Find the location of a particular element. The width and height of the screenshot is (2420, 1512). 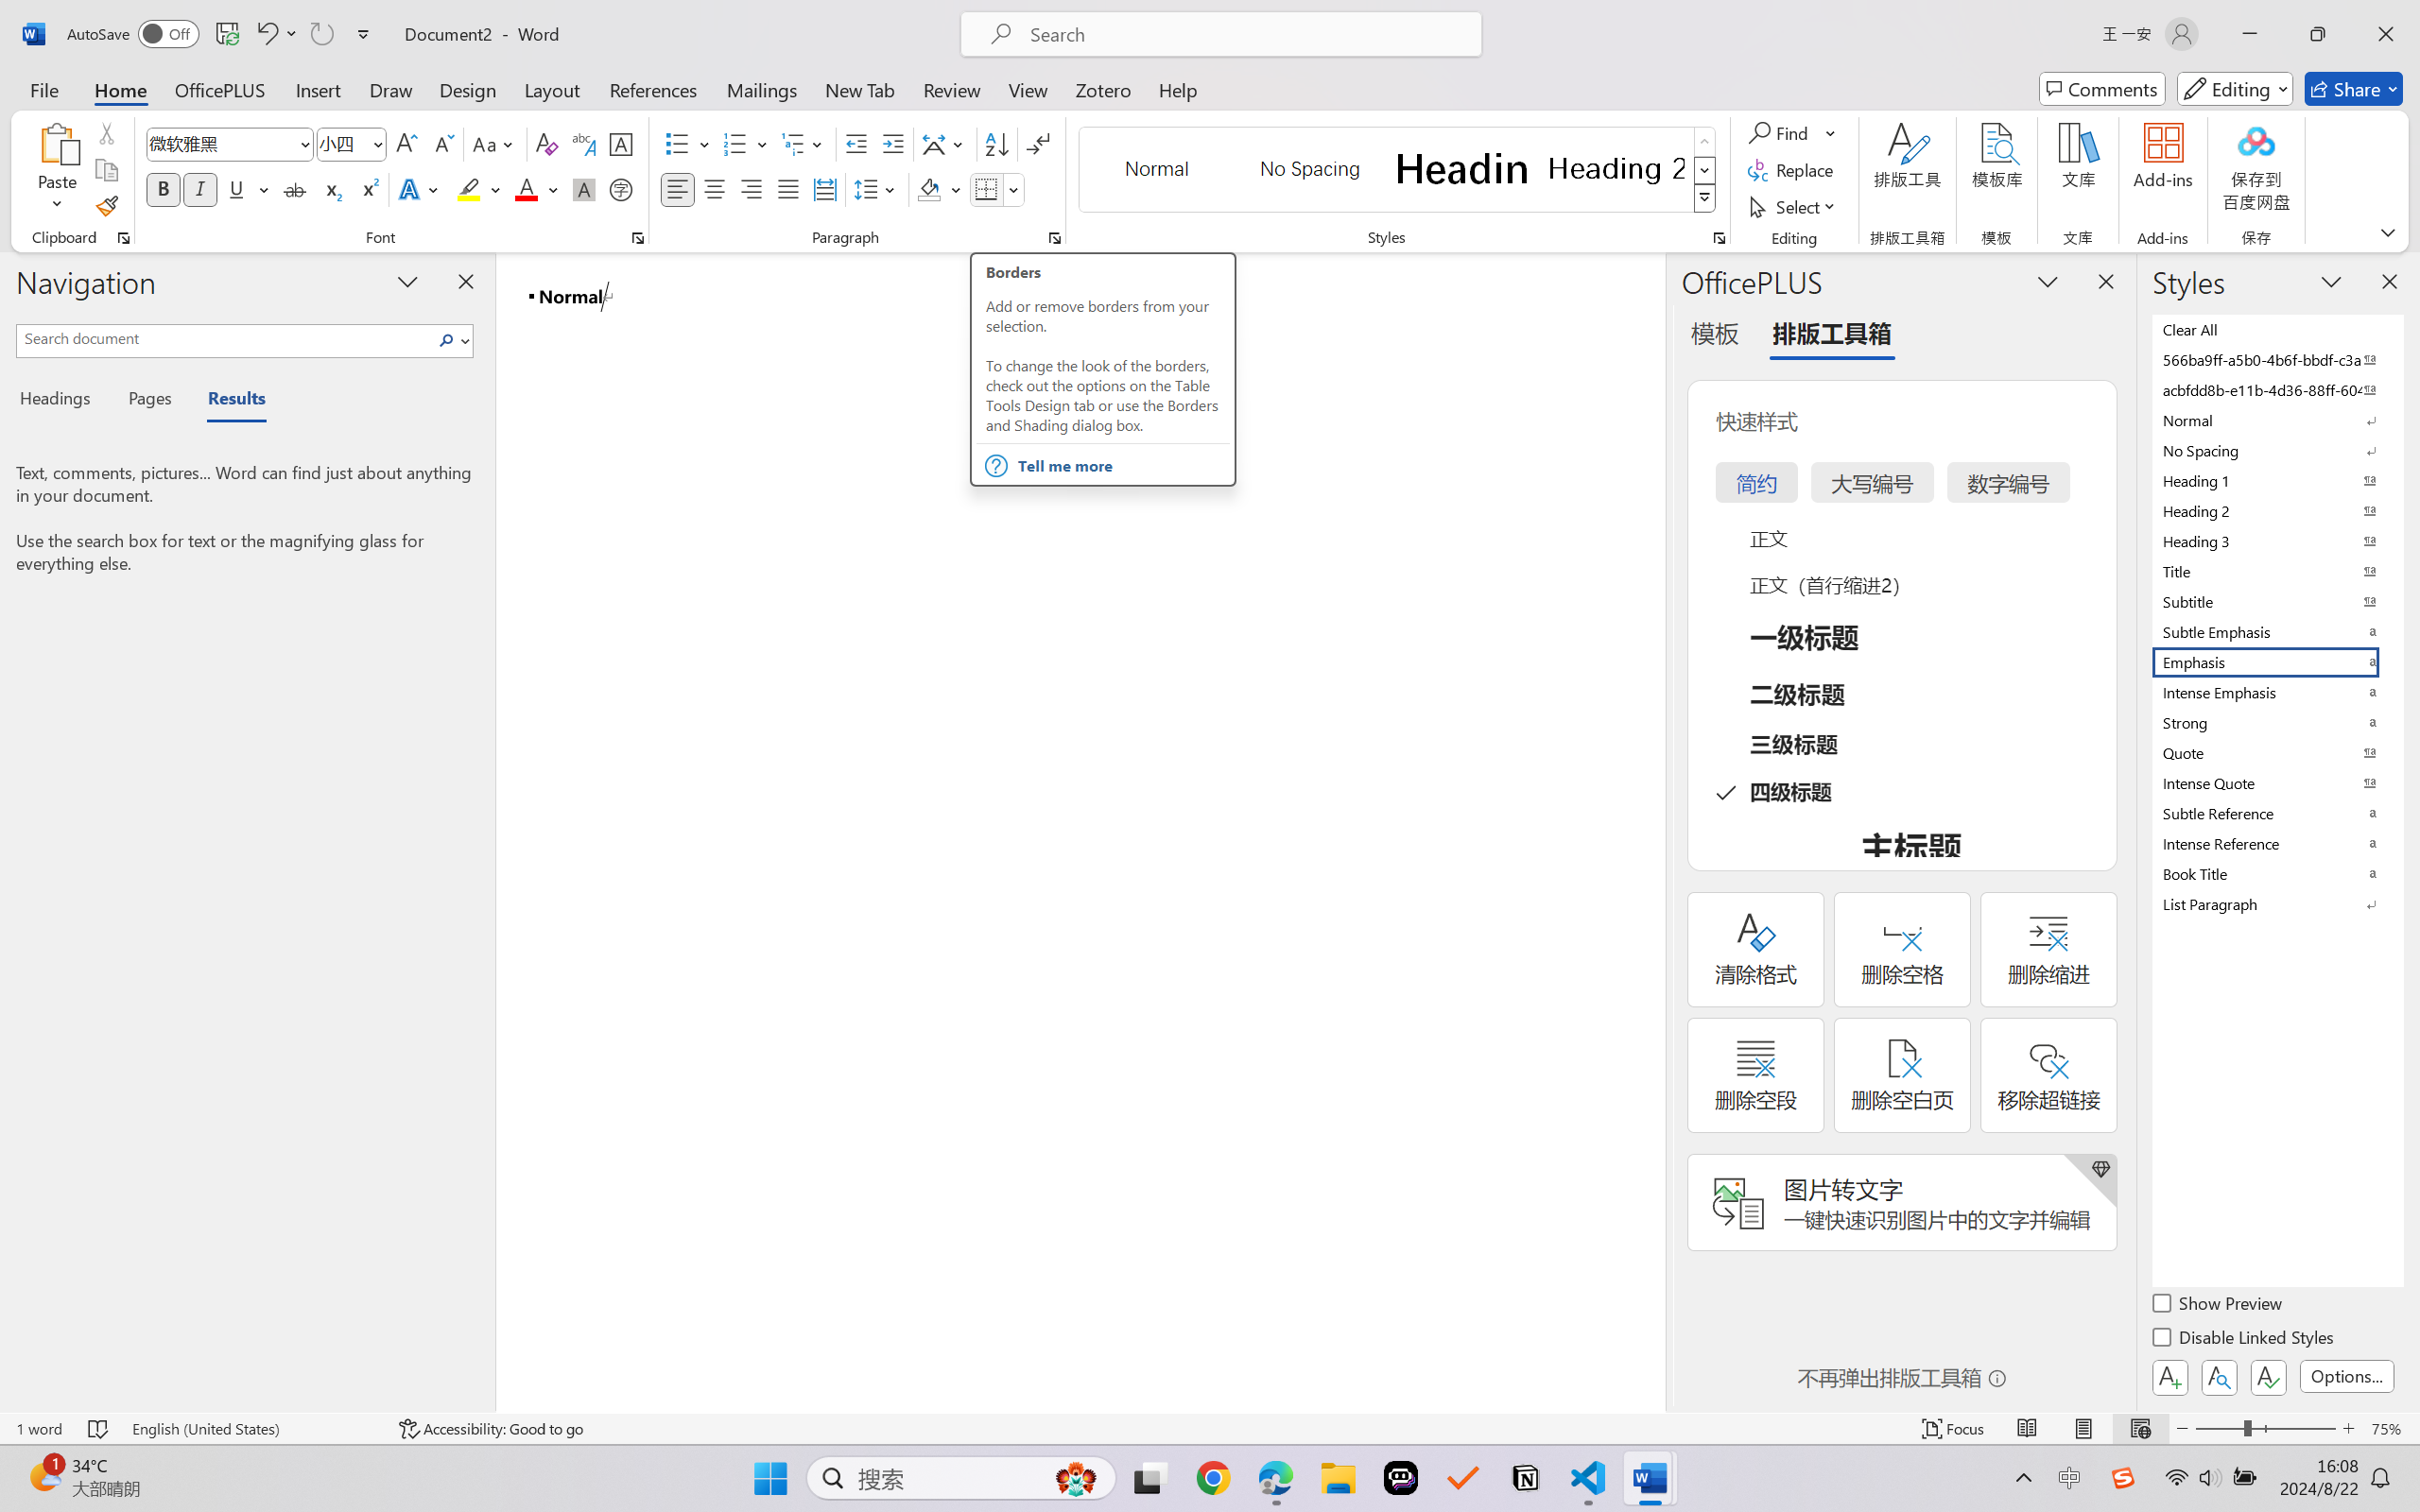

'Zoom' is located at coordinates (2266, 1428).